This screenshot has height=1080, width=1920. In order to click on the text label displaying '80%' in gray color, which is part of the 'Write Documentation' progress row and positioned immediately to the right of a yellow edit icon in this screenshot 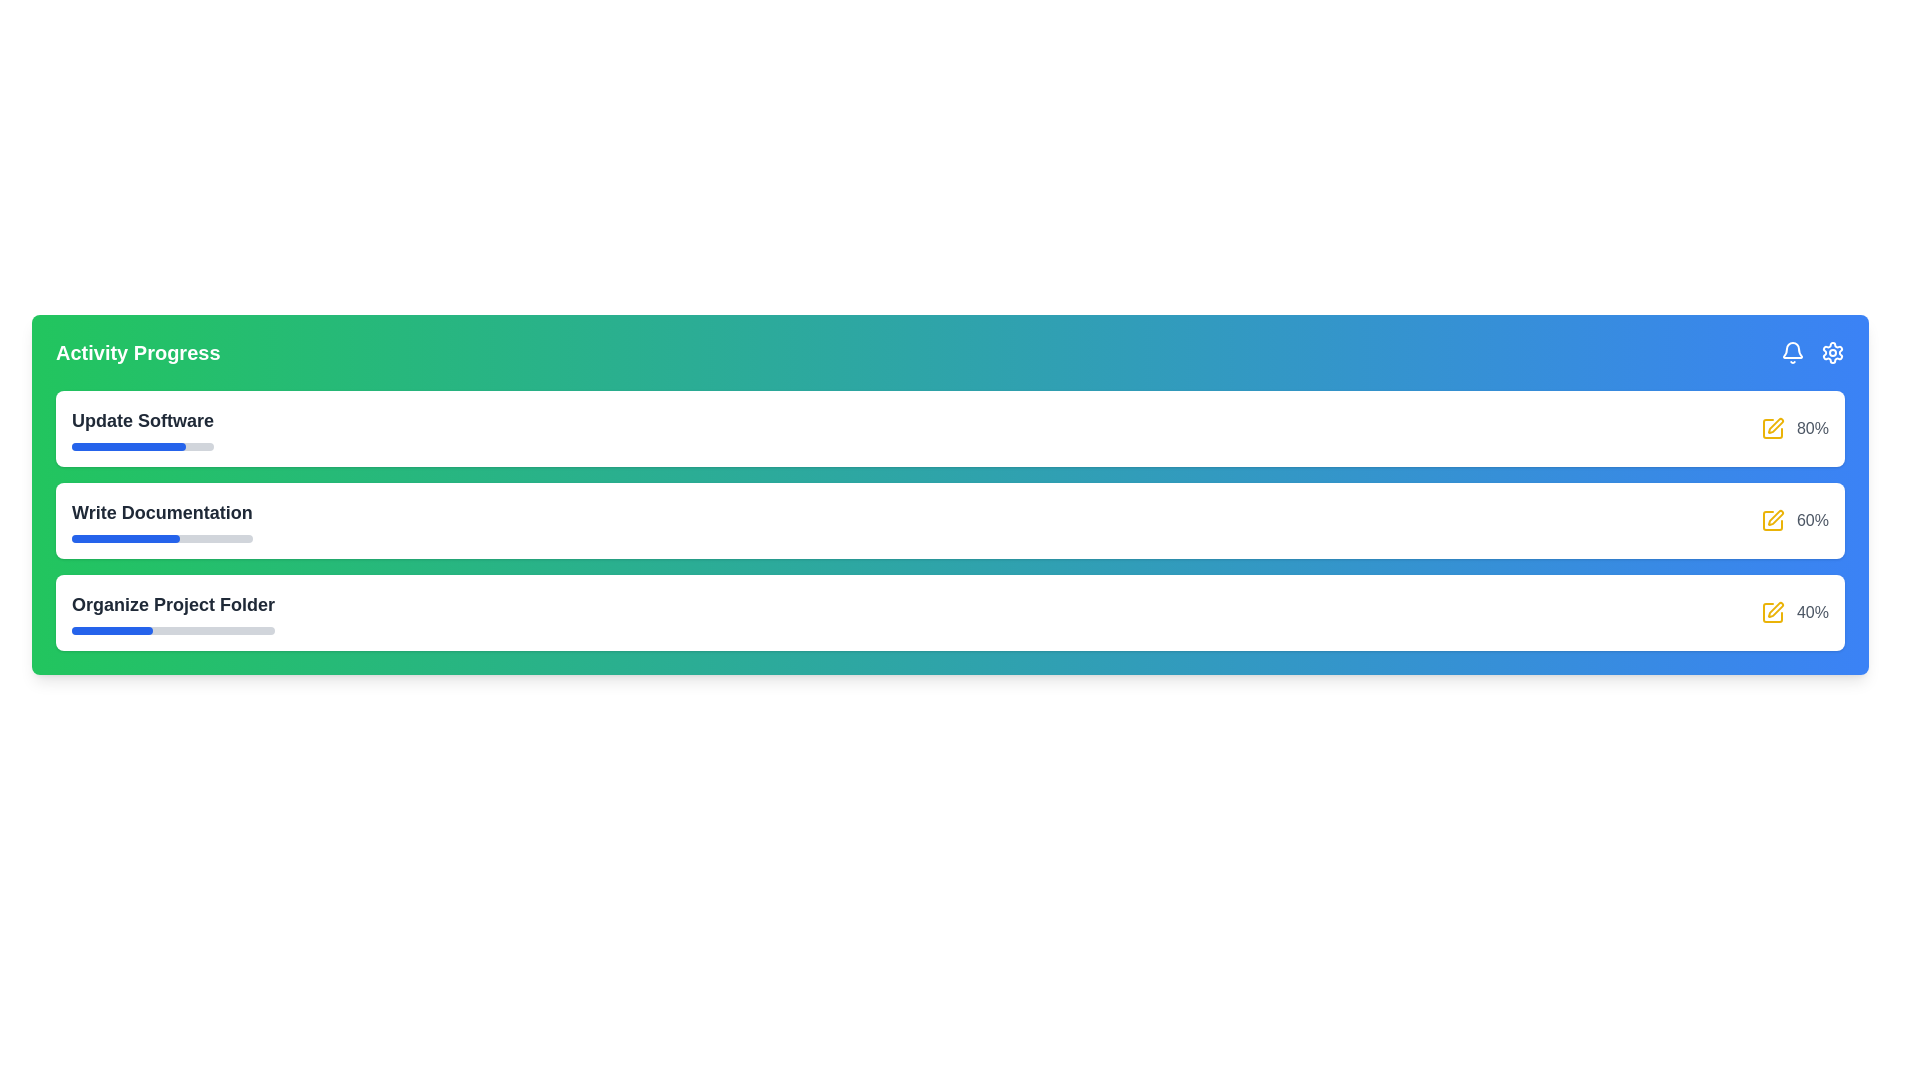, I will do `click(1813, 427)`.